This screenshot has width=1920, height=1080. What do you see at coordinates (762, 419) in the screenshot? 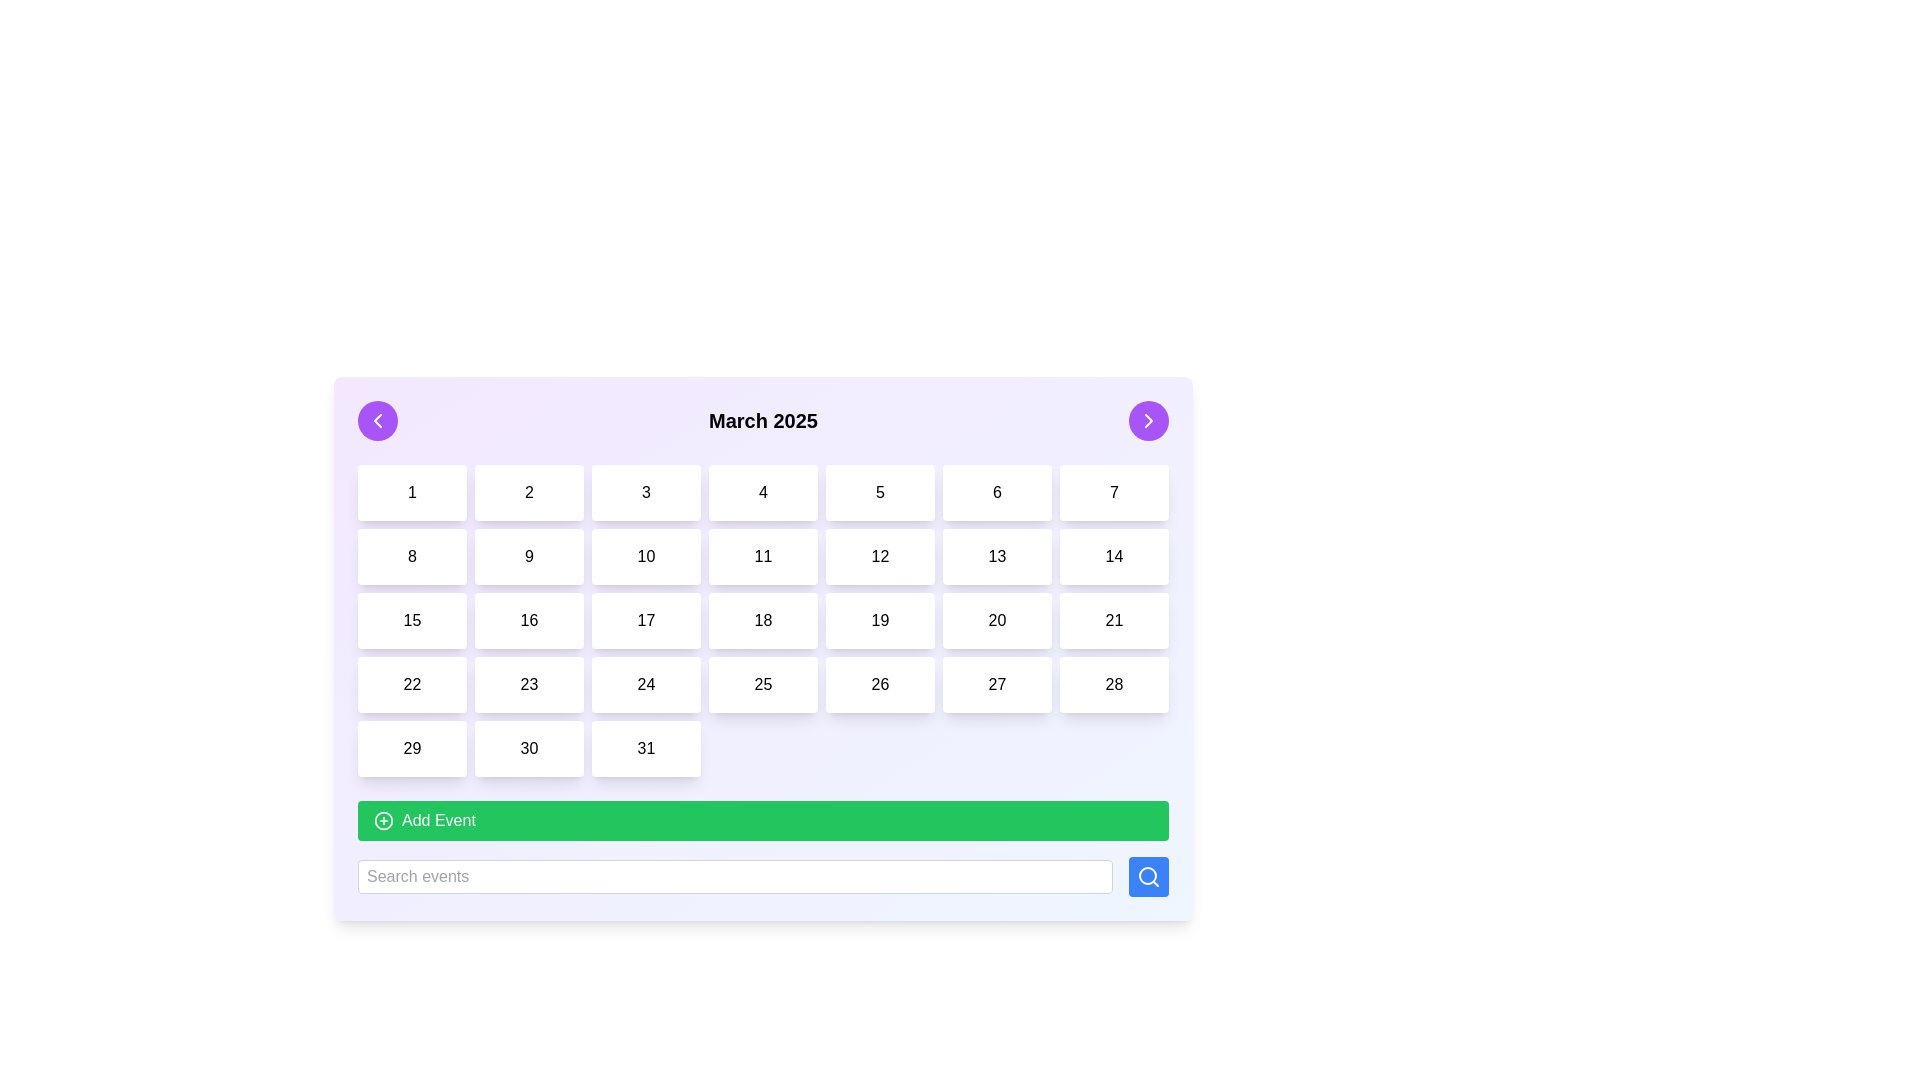
I see `the label displaying the currently selected month and year at the top of the calendar interface` at bounding box center [762, 419].